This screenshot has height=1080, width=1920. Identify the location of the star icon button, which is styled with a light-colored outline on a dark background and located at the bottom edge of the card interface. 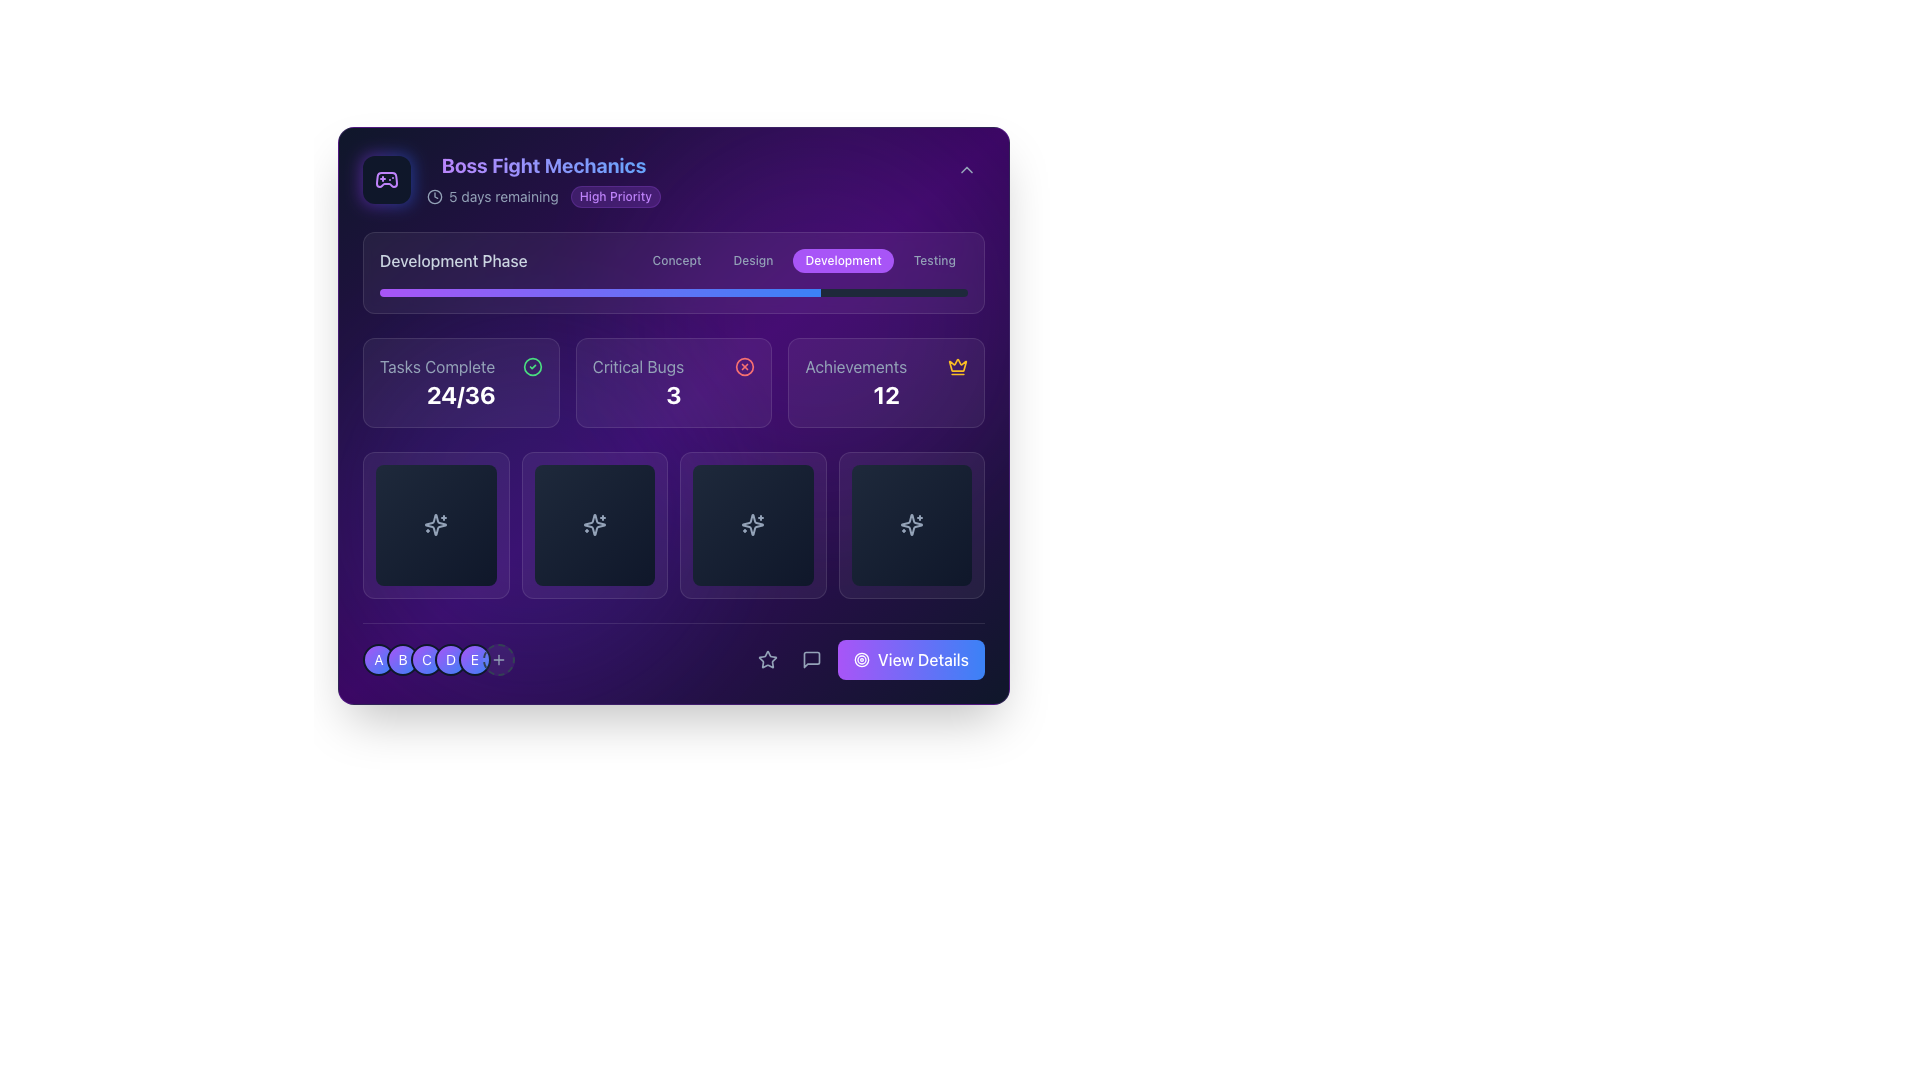
(767, 659).